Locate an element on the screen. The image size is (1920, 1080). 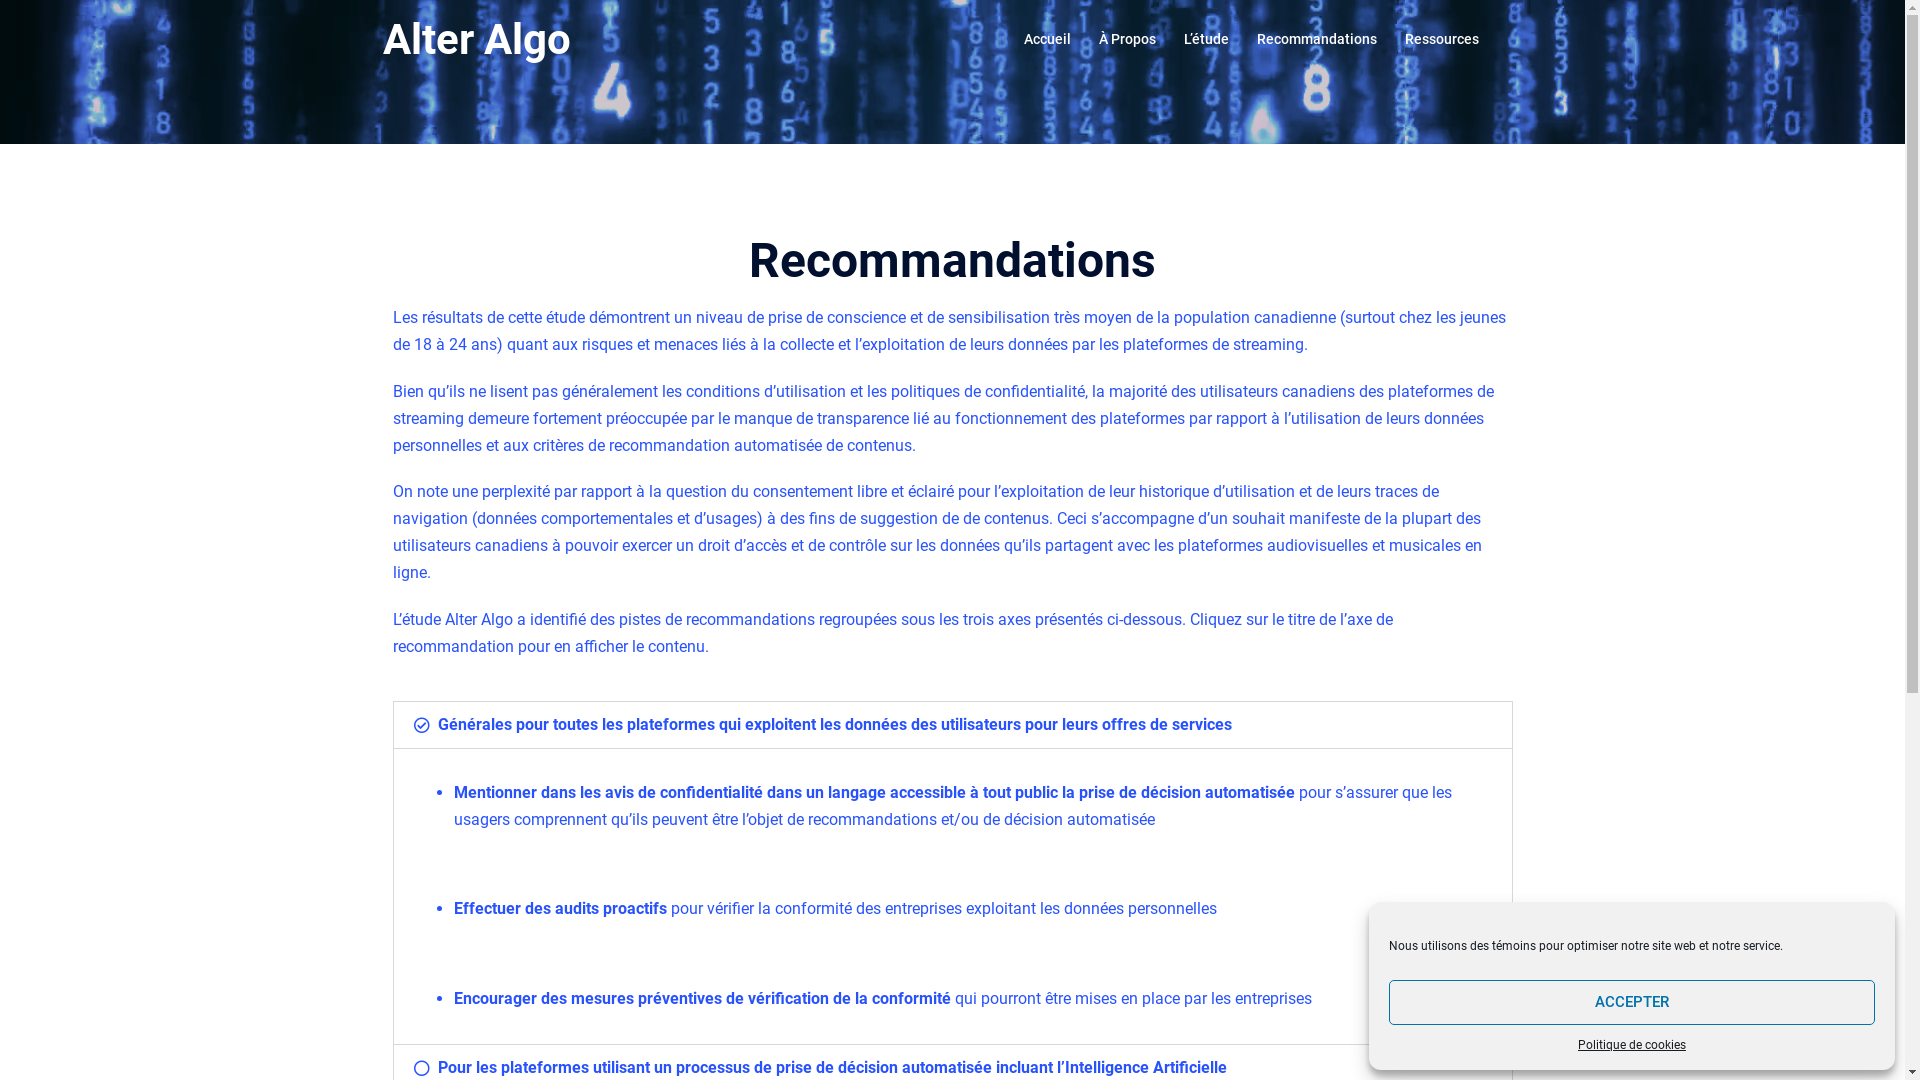
'Ressources' is located at coordinates (1440, 39).